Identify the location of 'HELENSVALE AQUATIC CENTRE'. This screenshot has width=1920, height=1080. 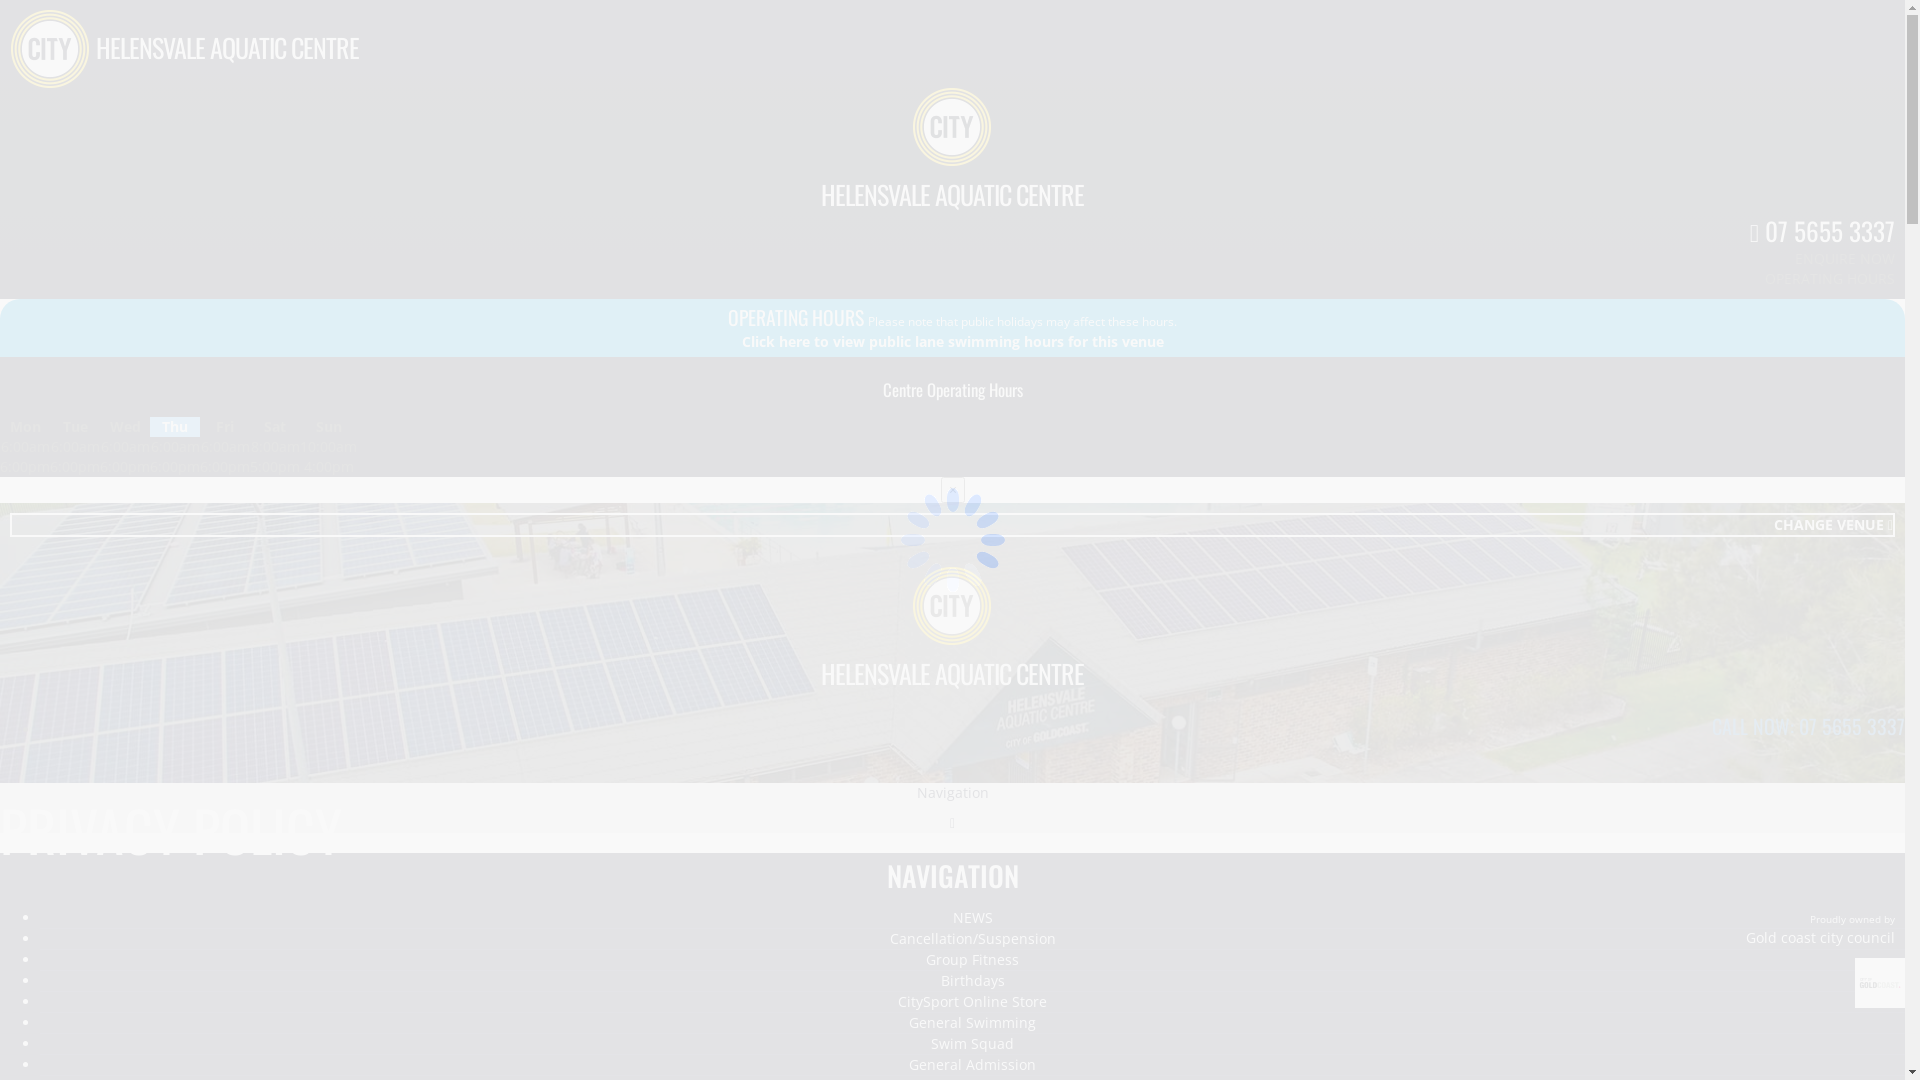
(951, 673).